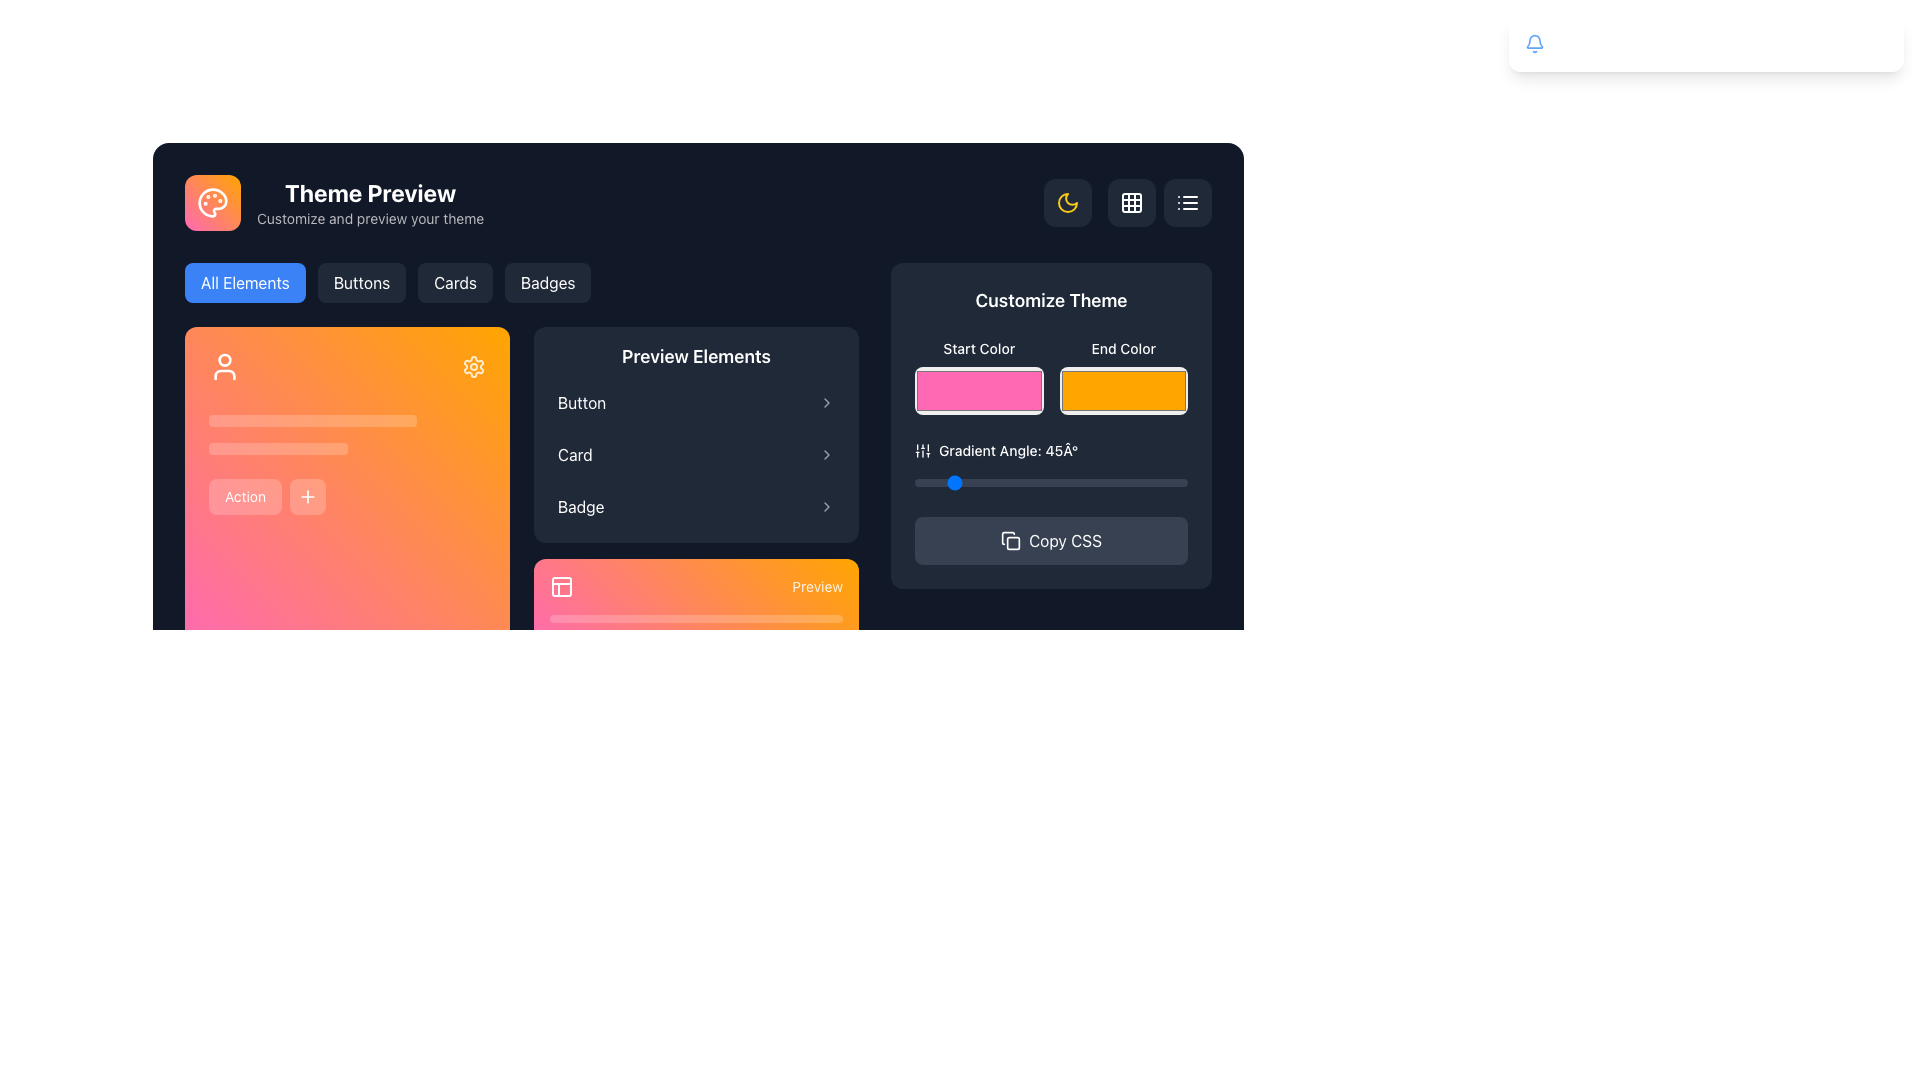 The width and height of the screenshot is (1920, 1080). I want to click on the Label providing a description for the 'Theme Preview' section, so click(370, 219).